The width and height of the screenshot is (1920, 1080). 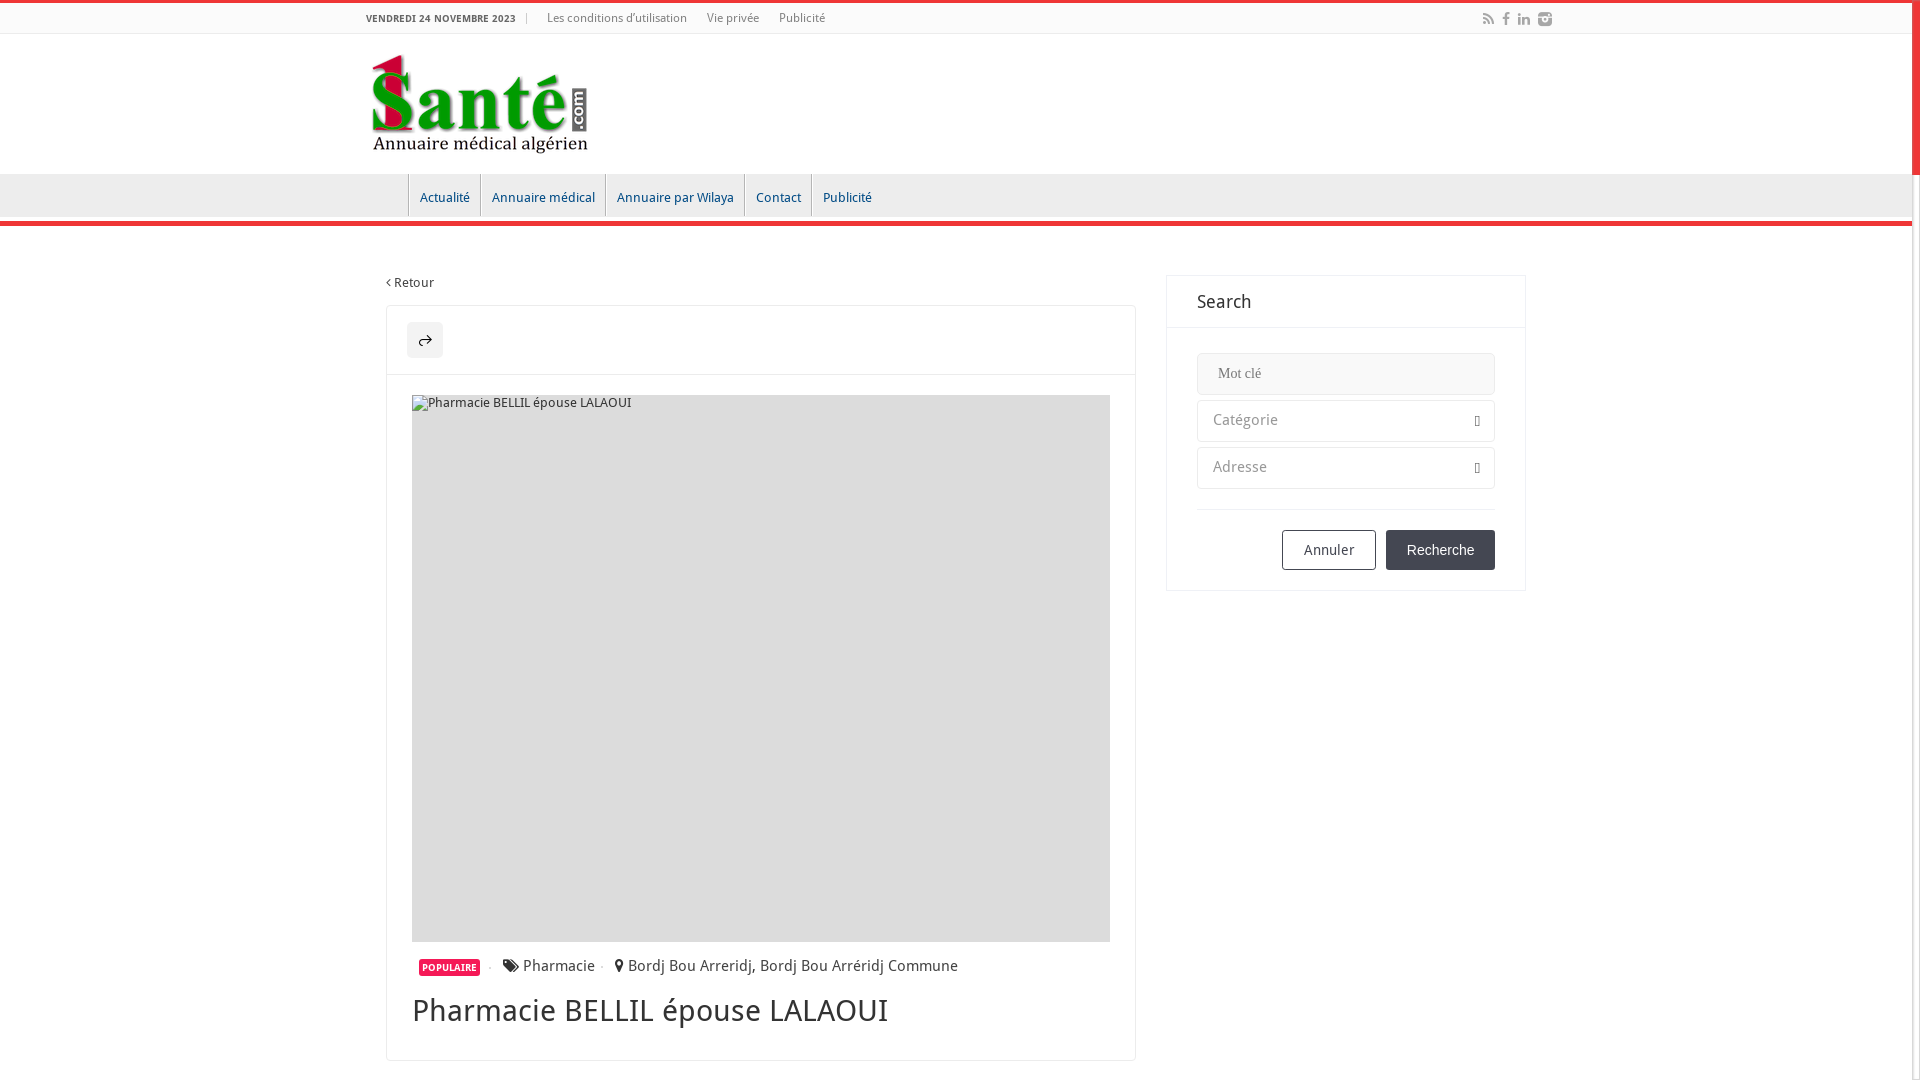 I want to click on 'Rss', so click(x=1488, y=19).